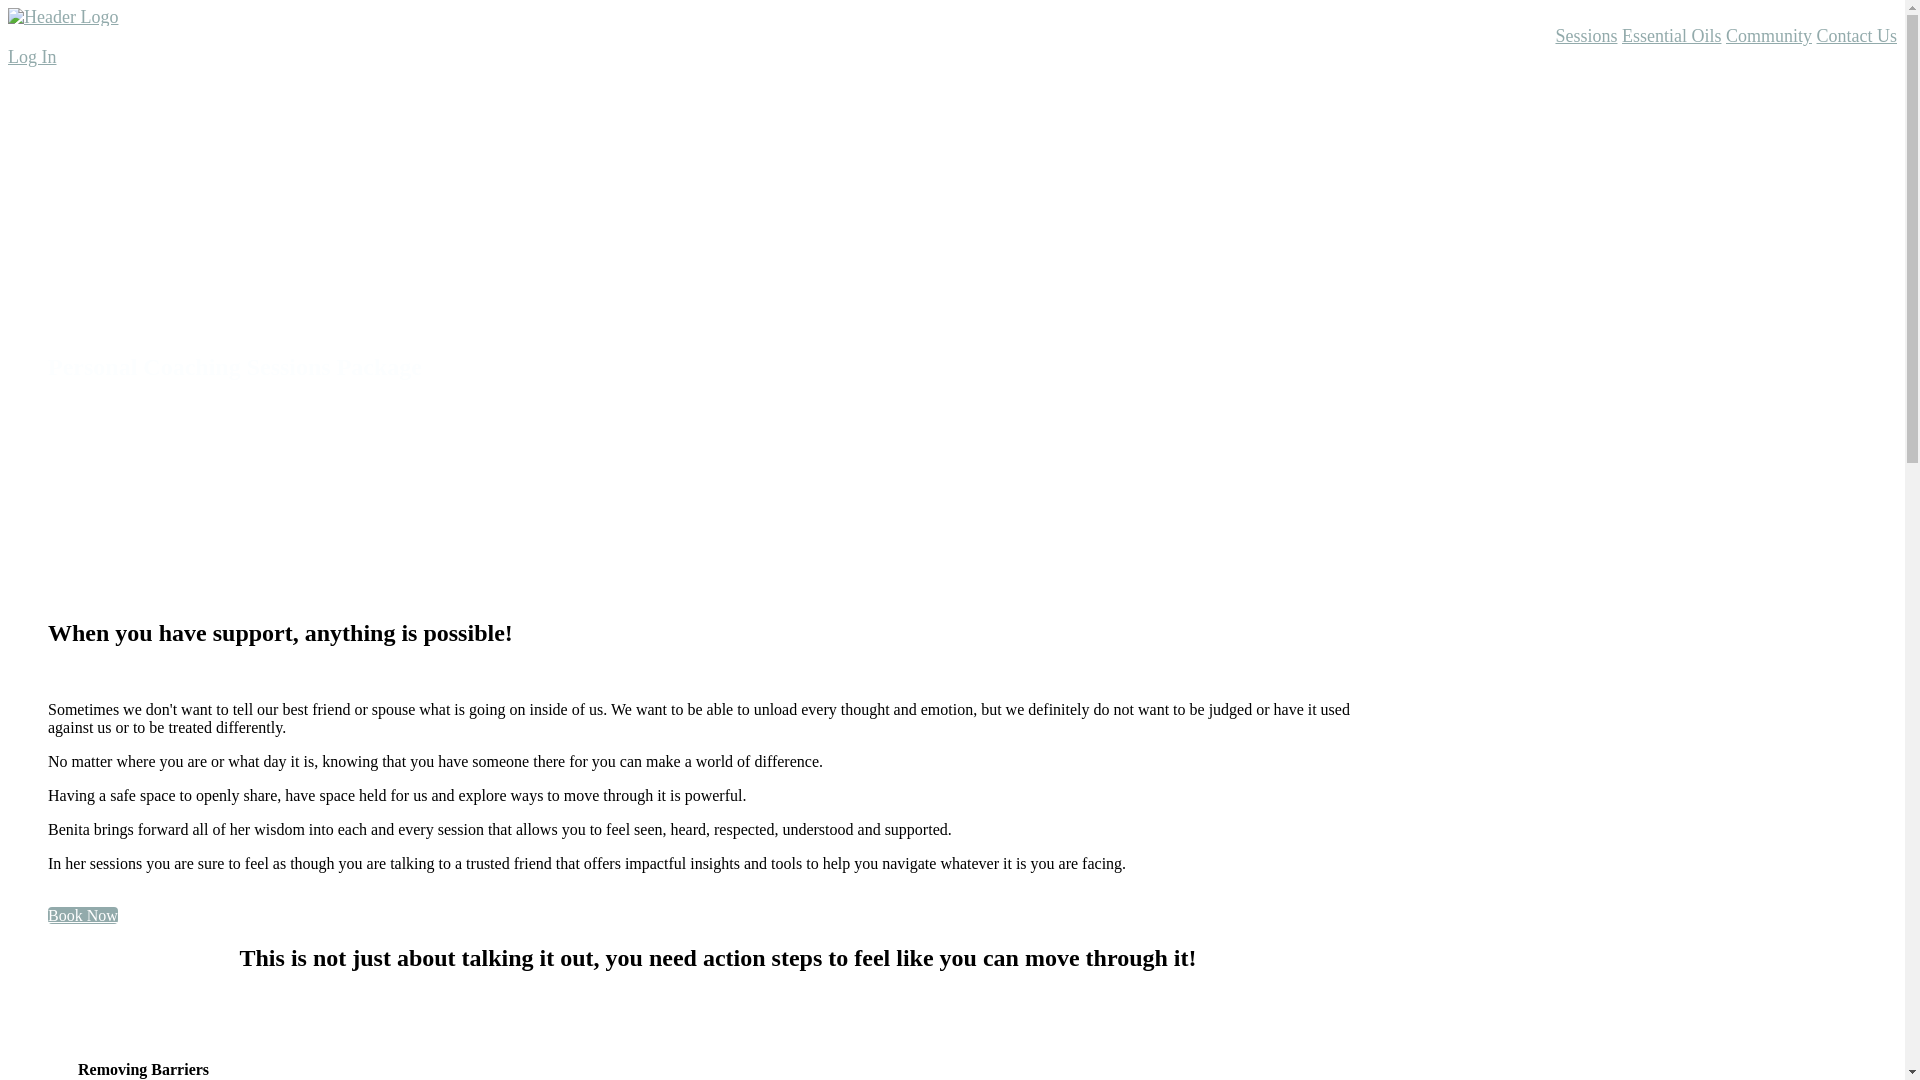 This screenshot has width=1920, height=1080. What do you see at coordinates (32, 56) in the screenshot?
I see `'Log In'` at bounding box center [32, 56].